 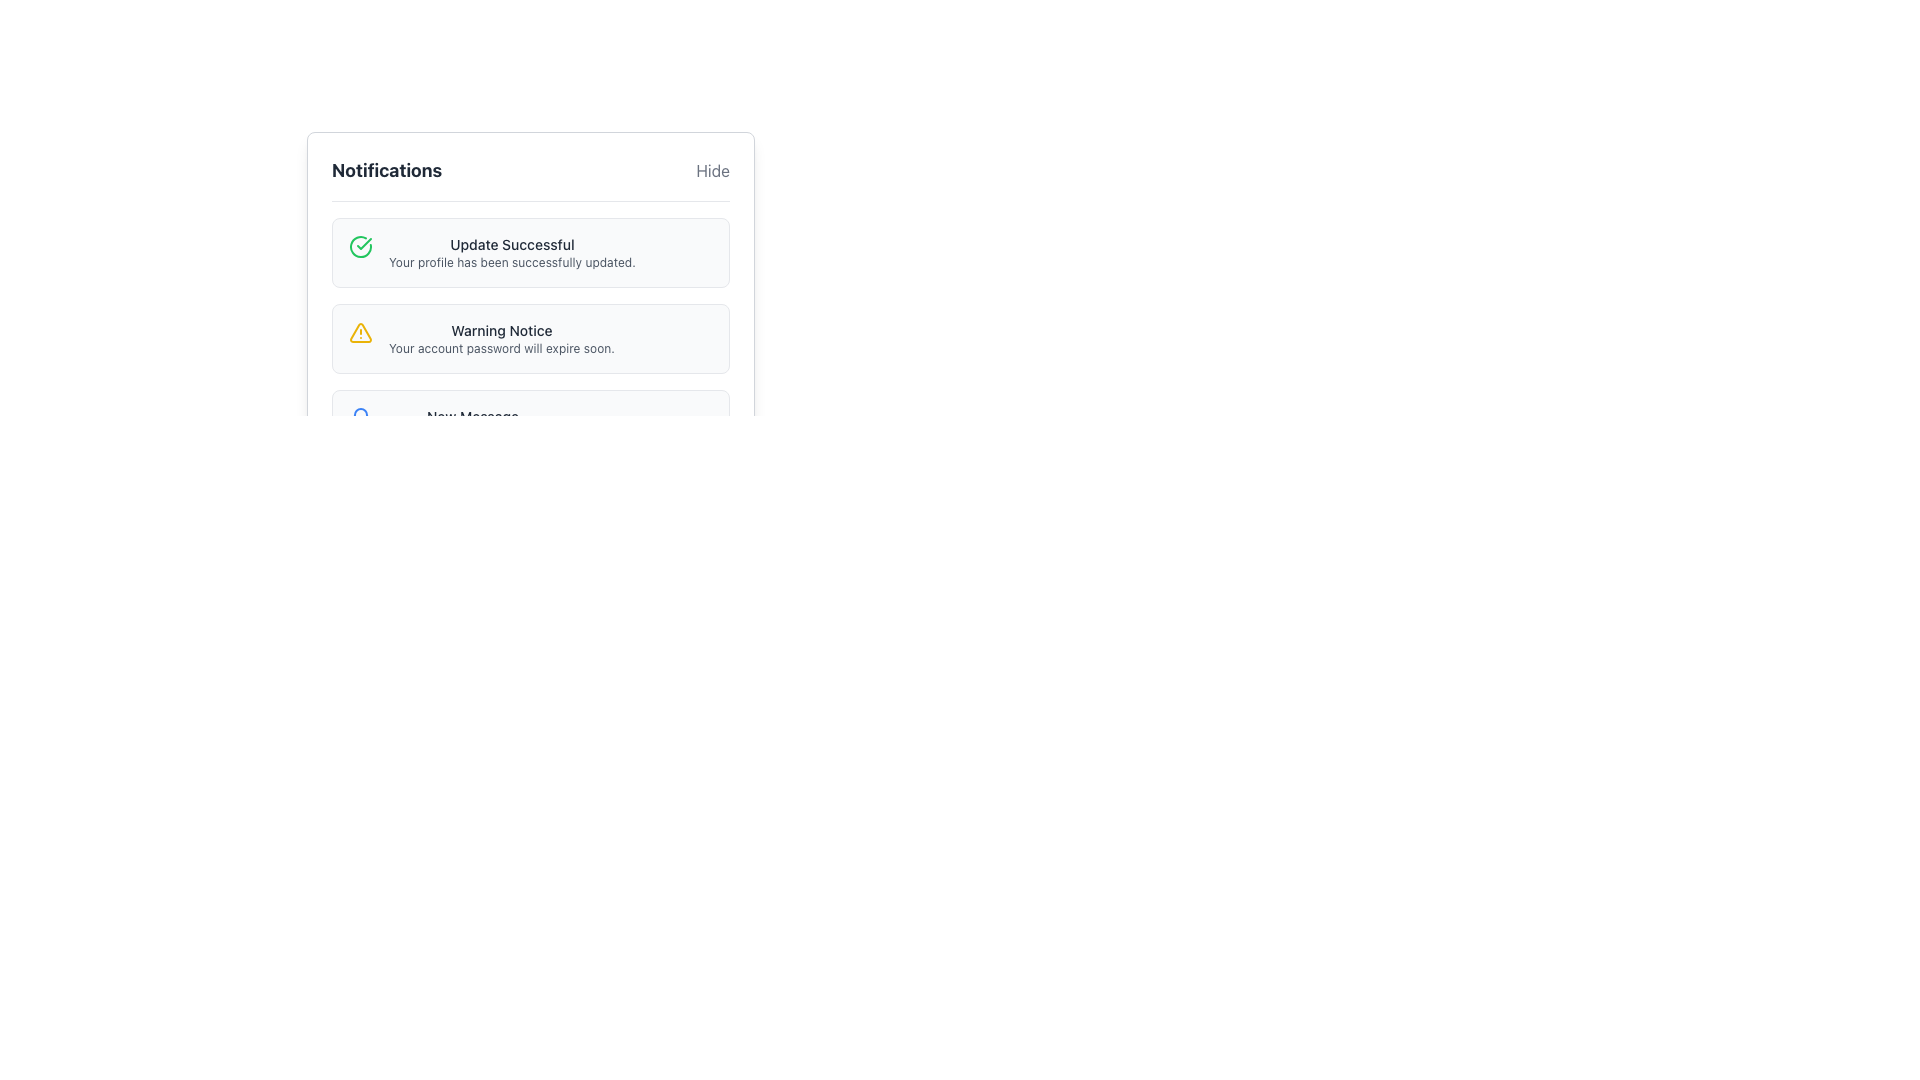 I want to click on the static text notification that reads 'Your account password will expire soon.' located beneath the 'Warning Notice' title in the Notifications section, so click(x=501, y=347).